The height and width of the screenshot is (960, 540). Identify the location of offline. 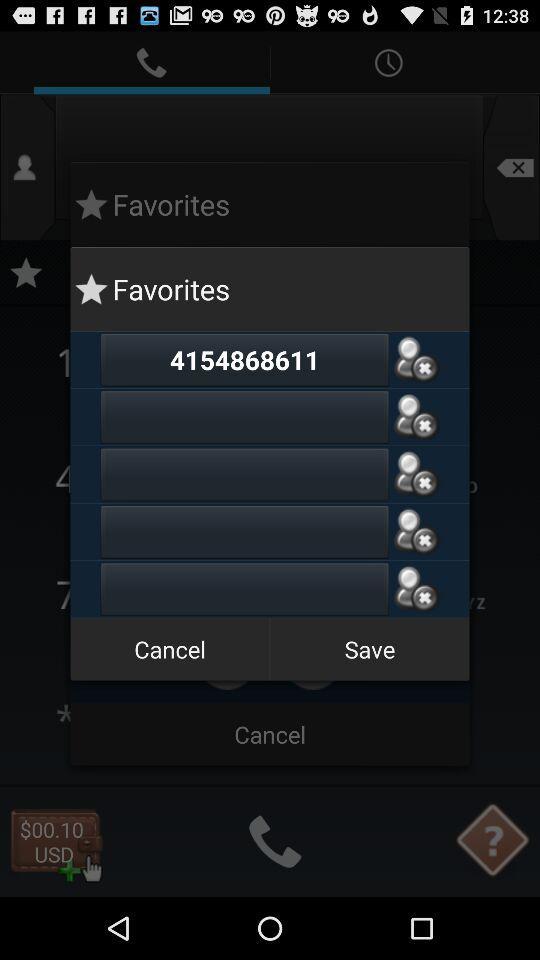
(415, 359).